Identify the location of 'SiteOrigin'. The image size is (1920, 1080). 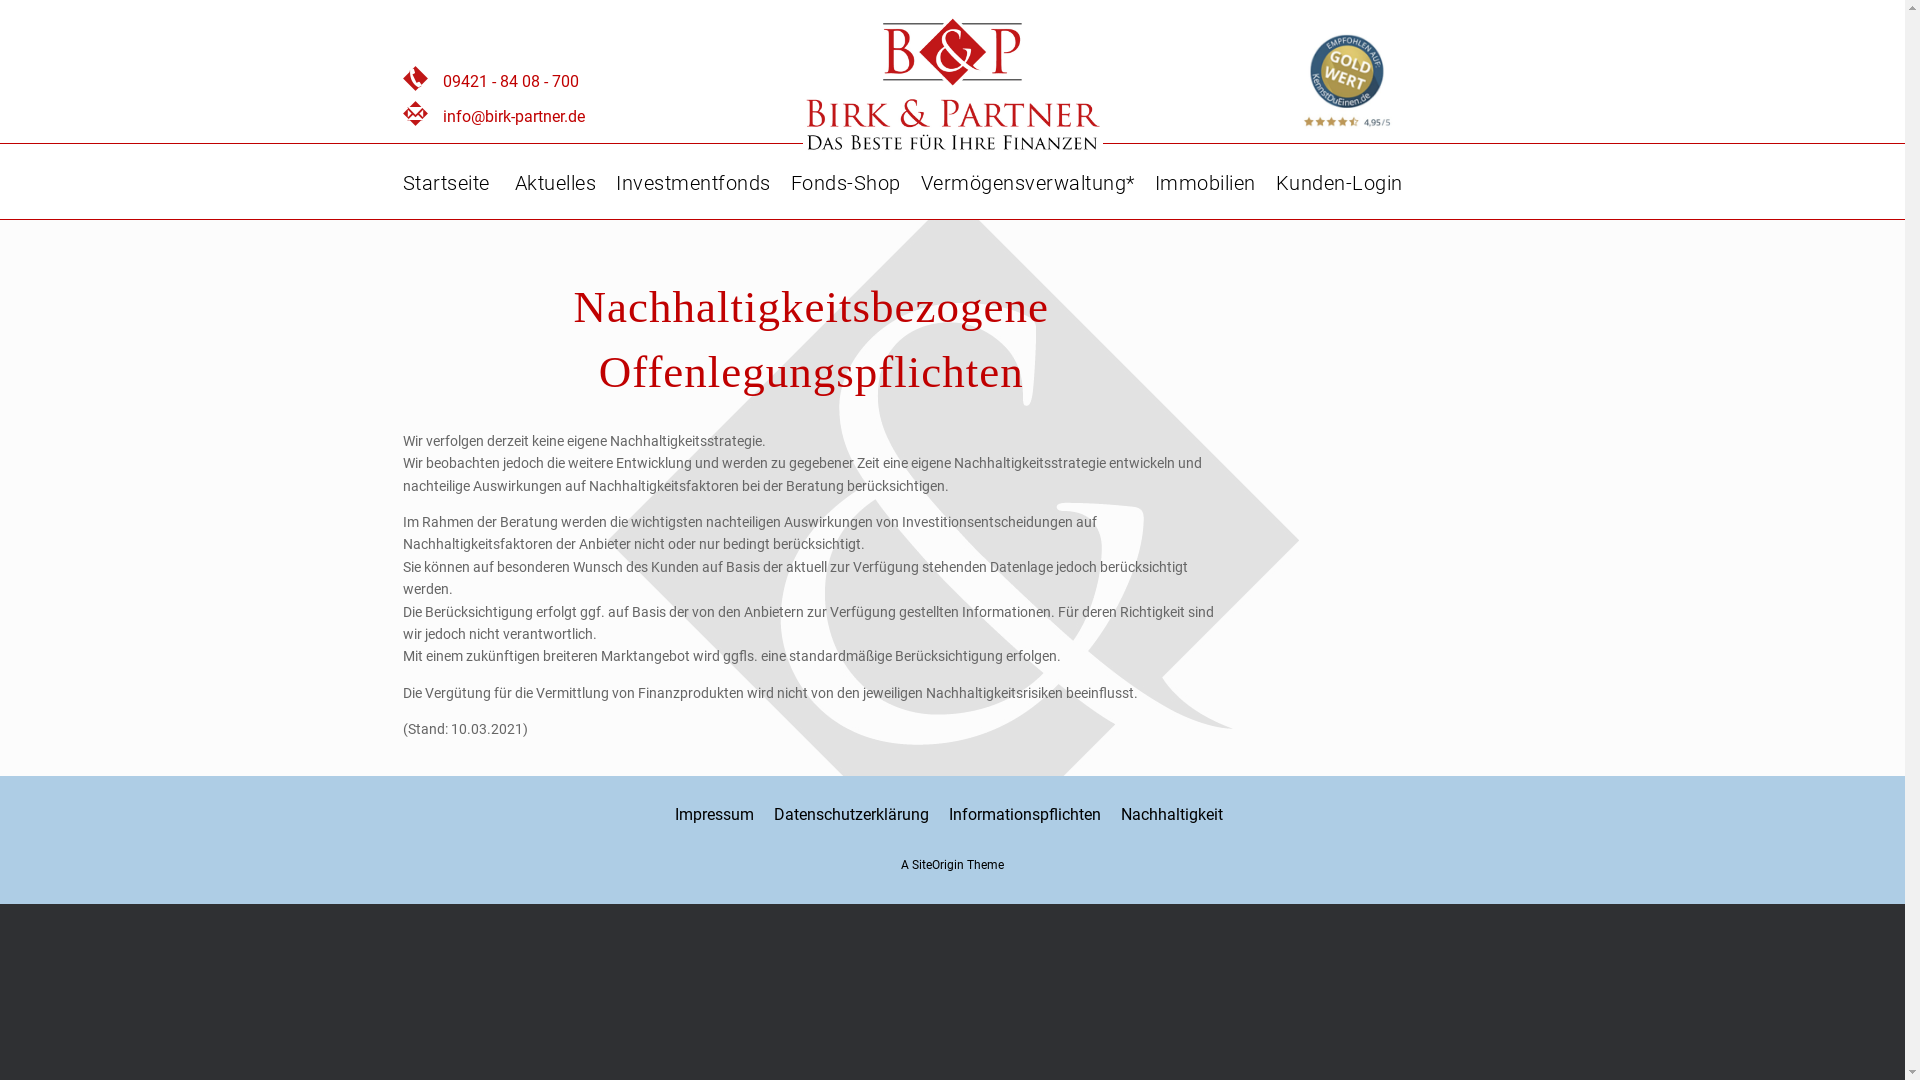
(936, 863).